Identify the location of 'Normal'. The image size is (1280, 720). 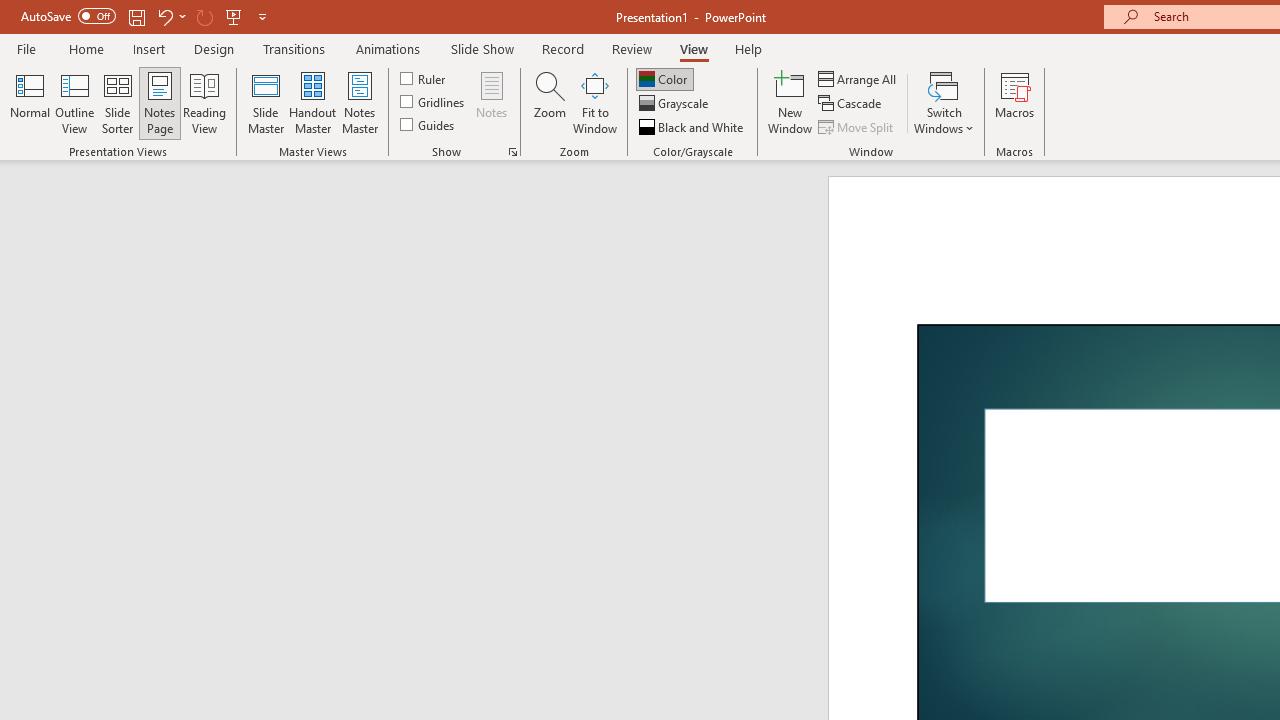
(30, 103).